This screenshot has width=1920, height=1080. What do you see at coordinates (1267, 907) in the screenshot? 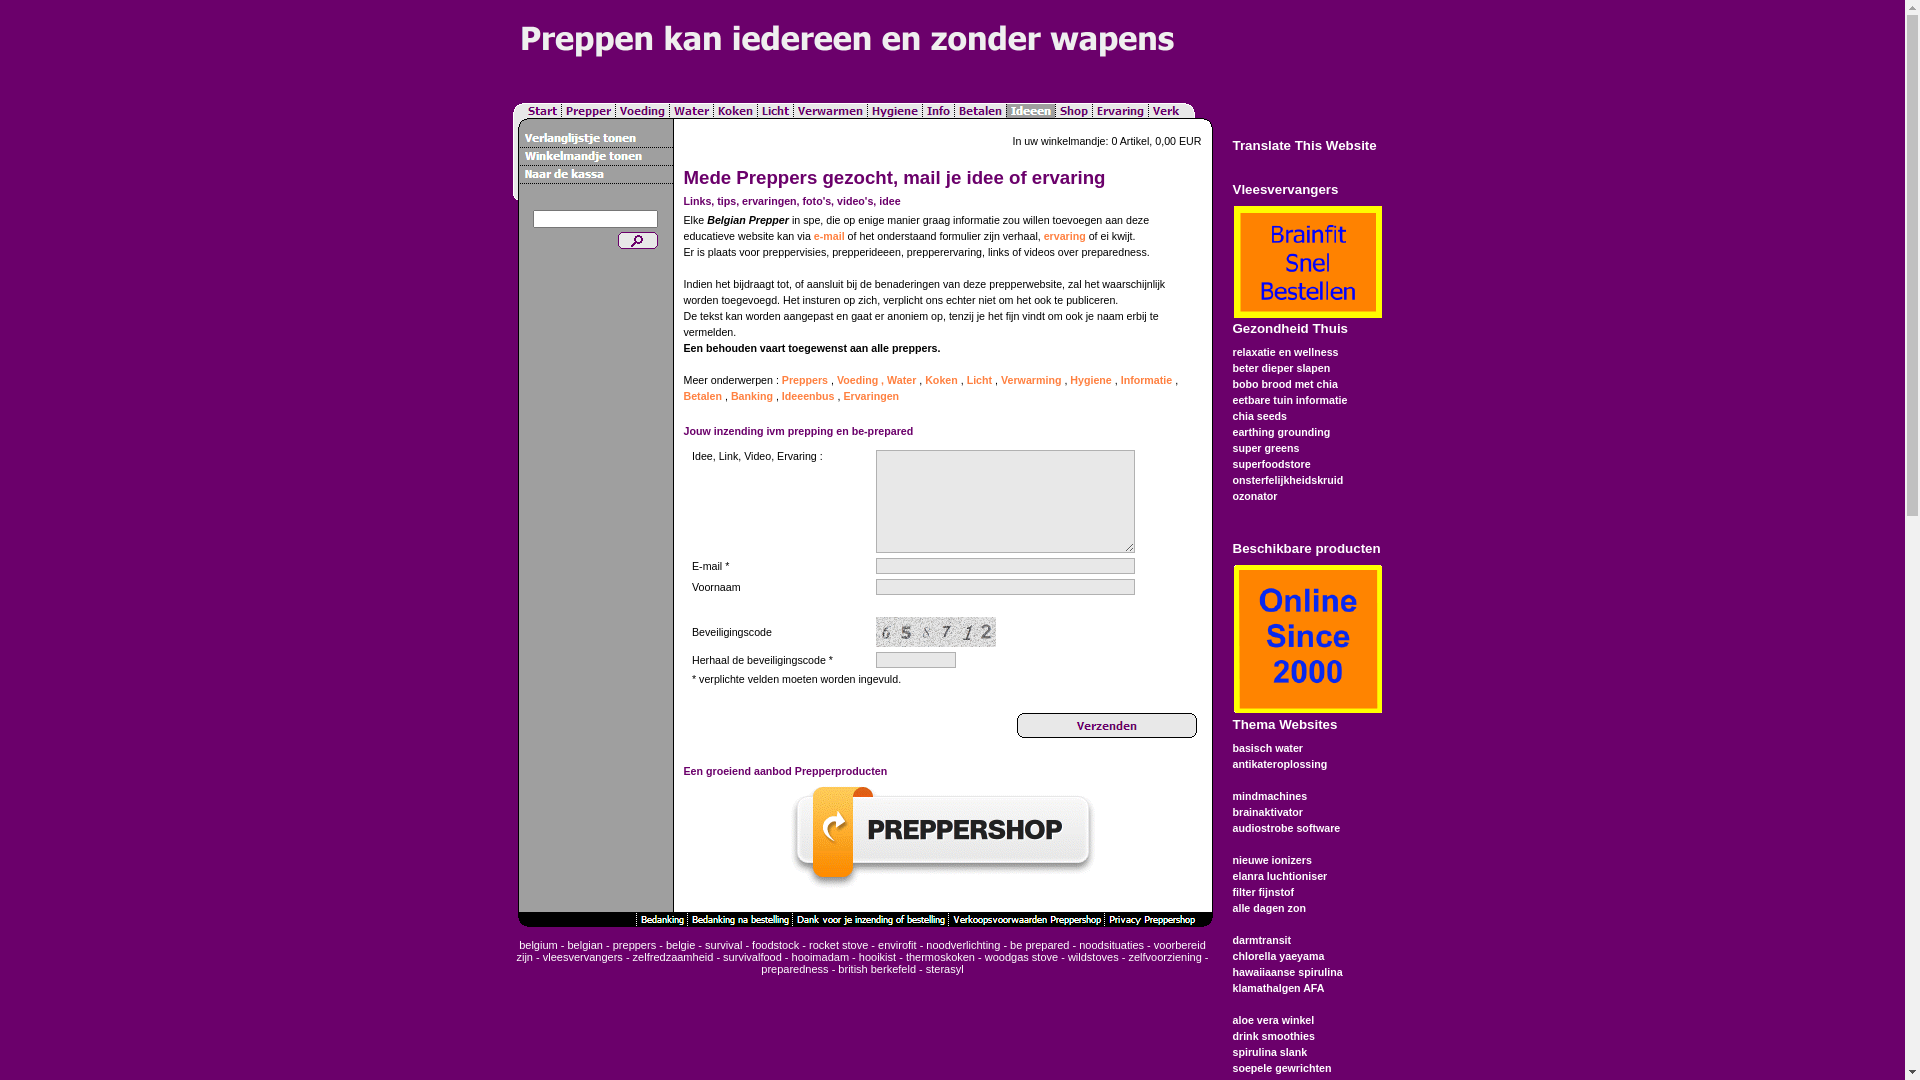
I see `'alle dagen zon'` at bounding box center [1267, 907].